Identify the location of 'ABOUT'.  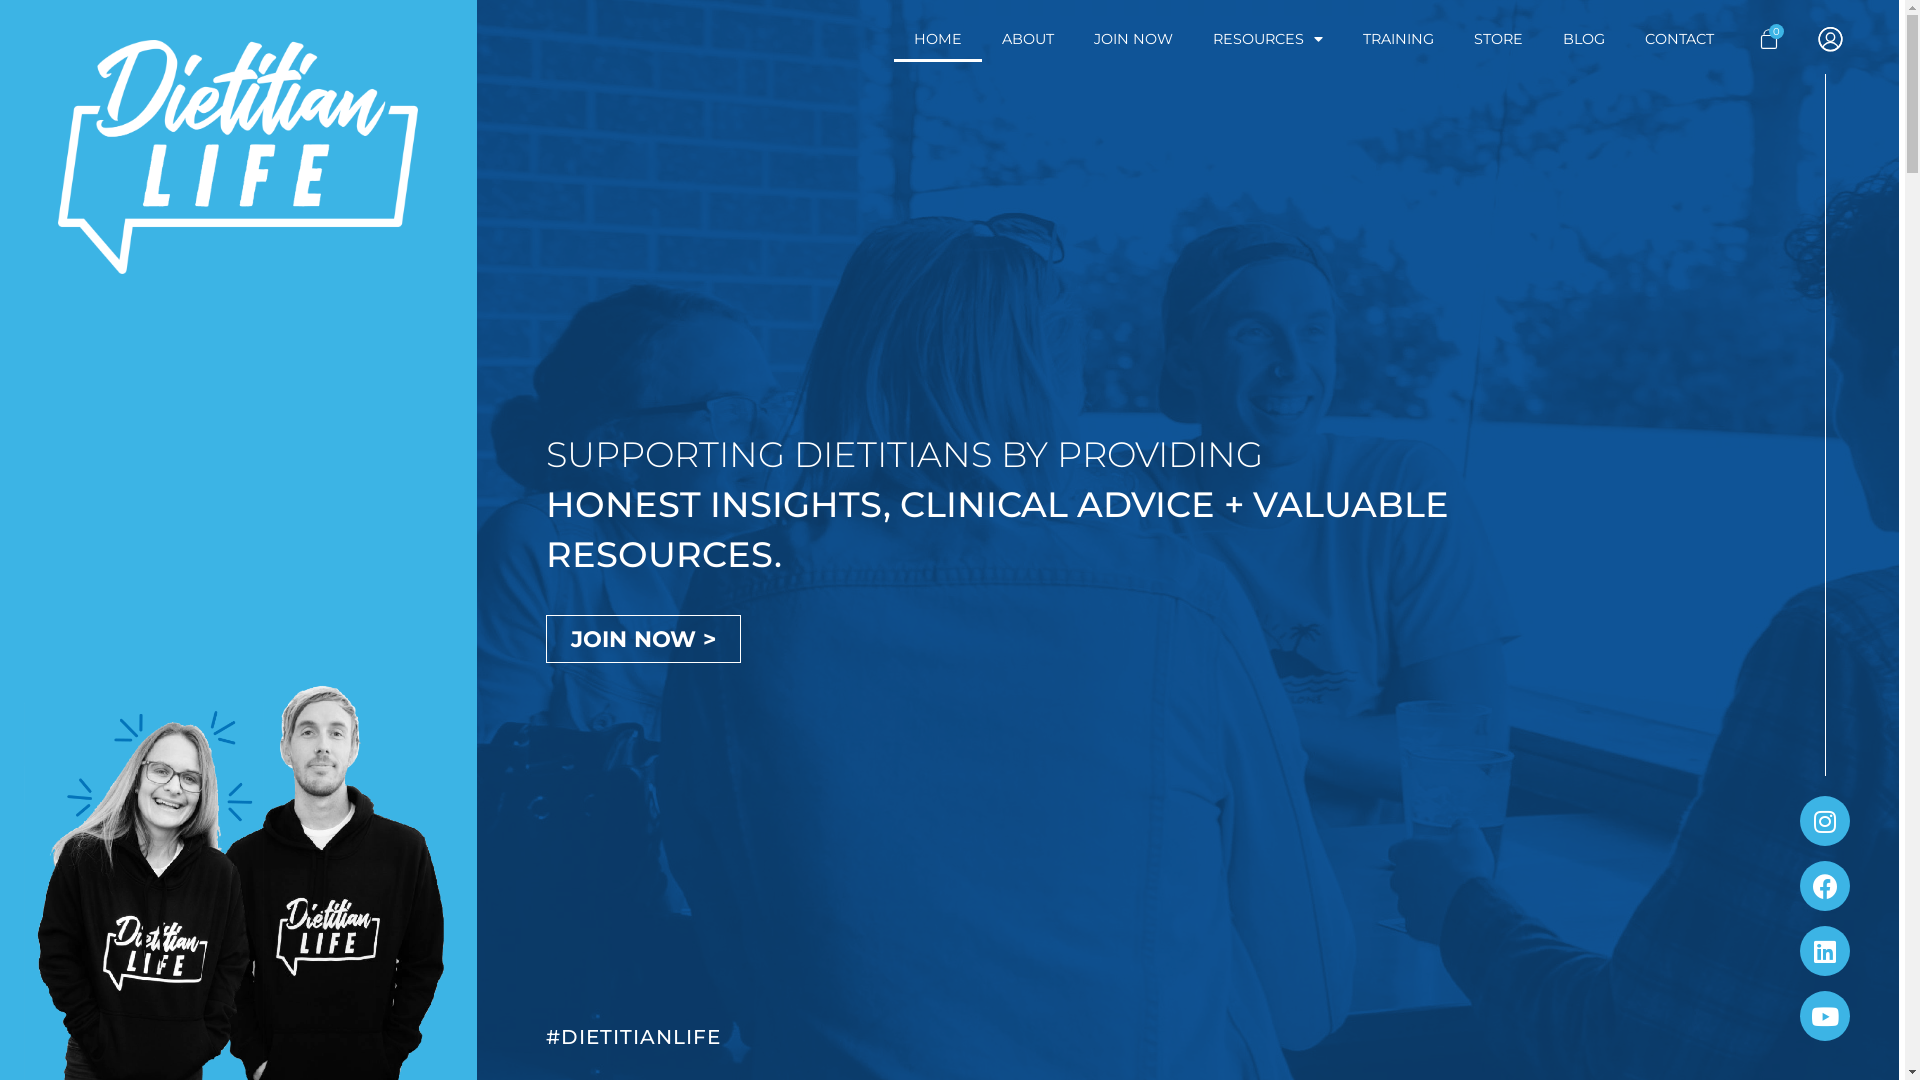
(982, 38).